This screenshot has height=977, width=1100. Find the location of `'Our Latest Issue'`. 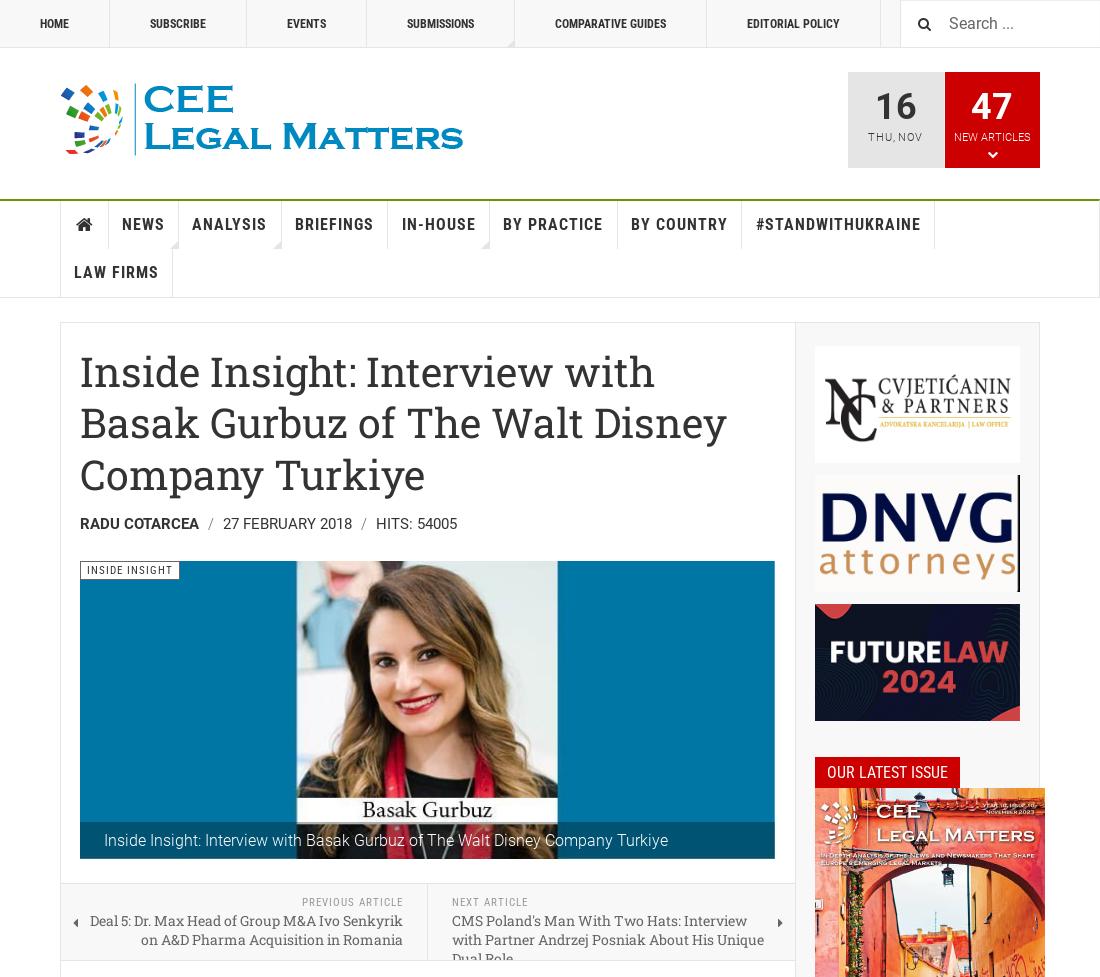

'Our Latest Issue' is located at coordinates (886, 772).